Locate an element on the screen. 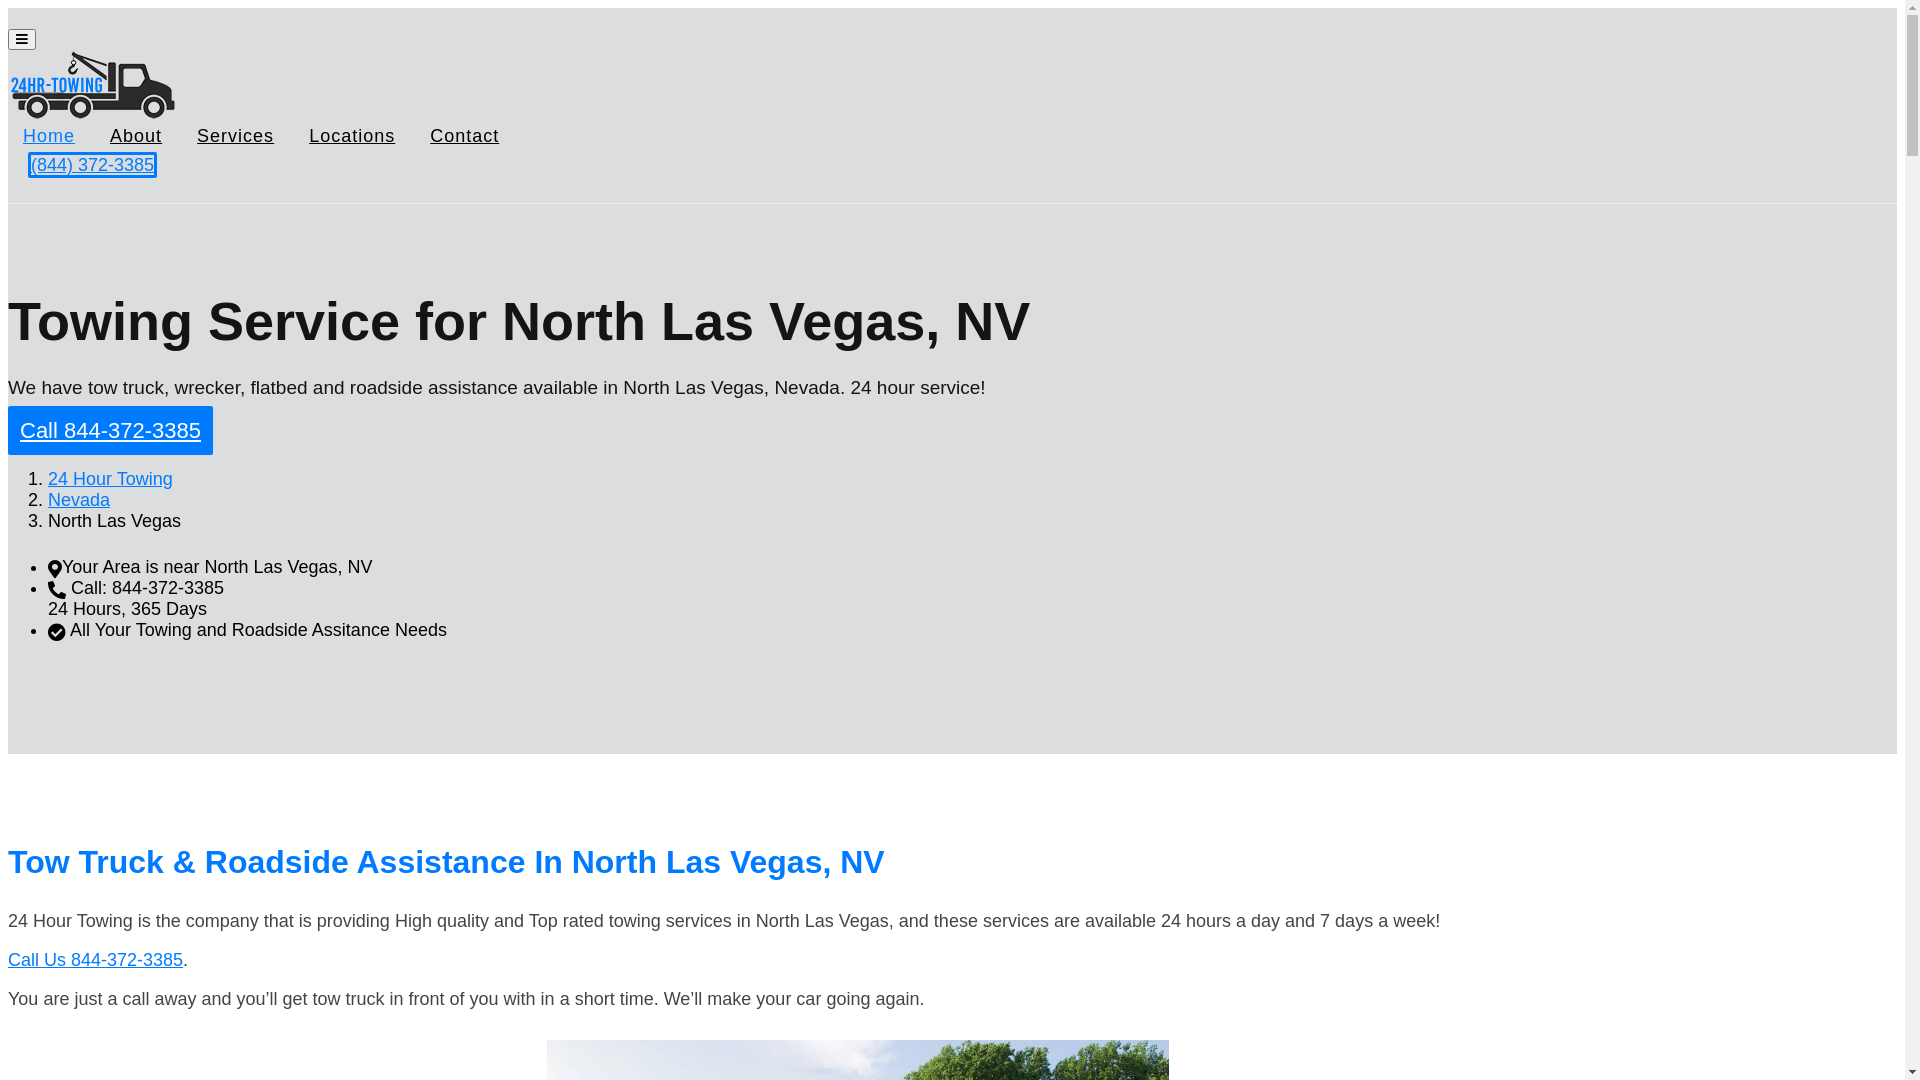 This screenshot has width=1920, height=1080. '(844) 372-3385' is located at coordinates (91, 164).